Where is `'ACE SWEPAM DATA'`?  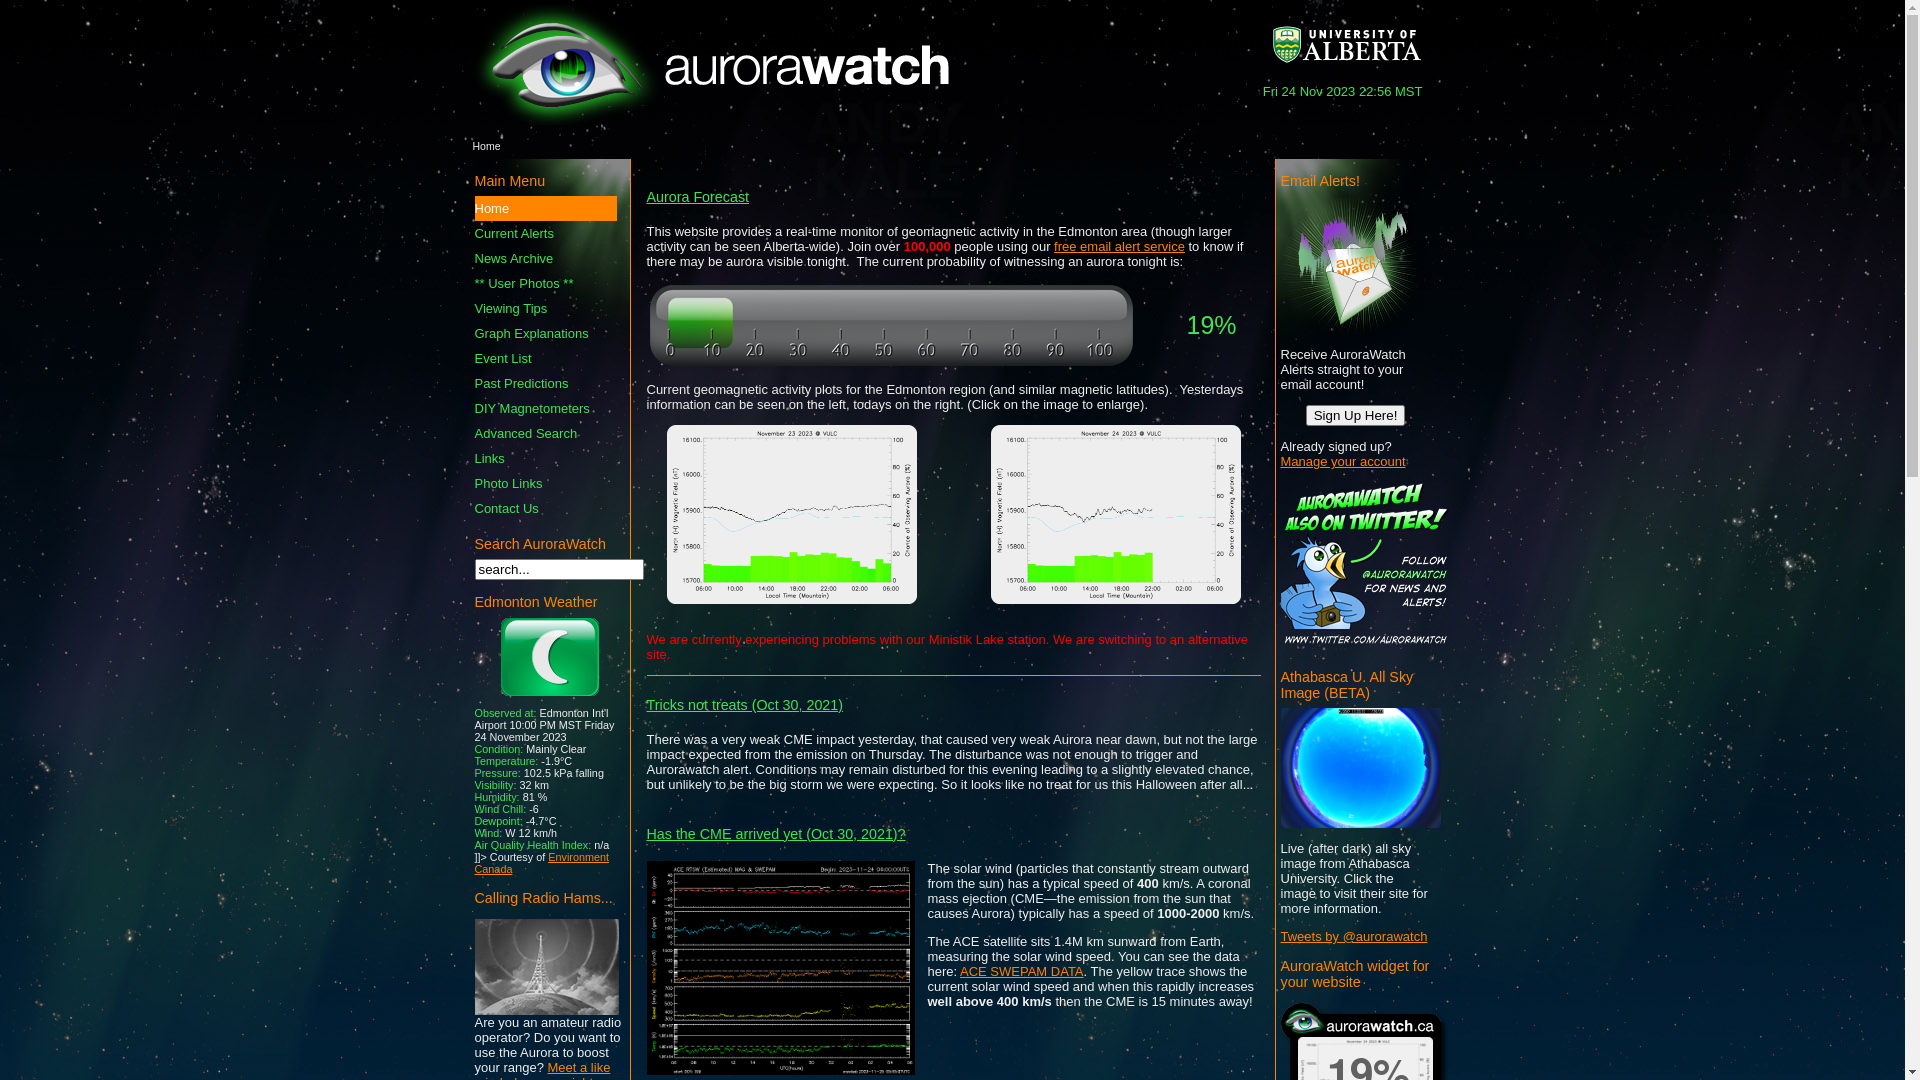
'ACE SWEPAM DATA' is located at coordinates (1022, 970).